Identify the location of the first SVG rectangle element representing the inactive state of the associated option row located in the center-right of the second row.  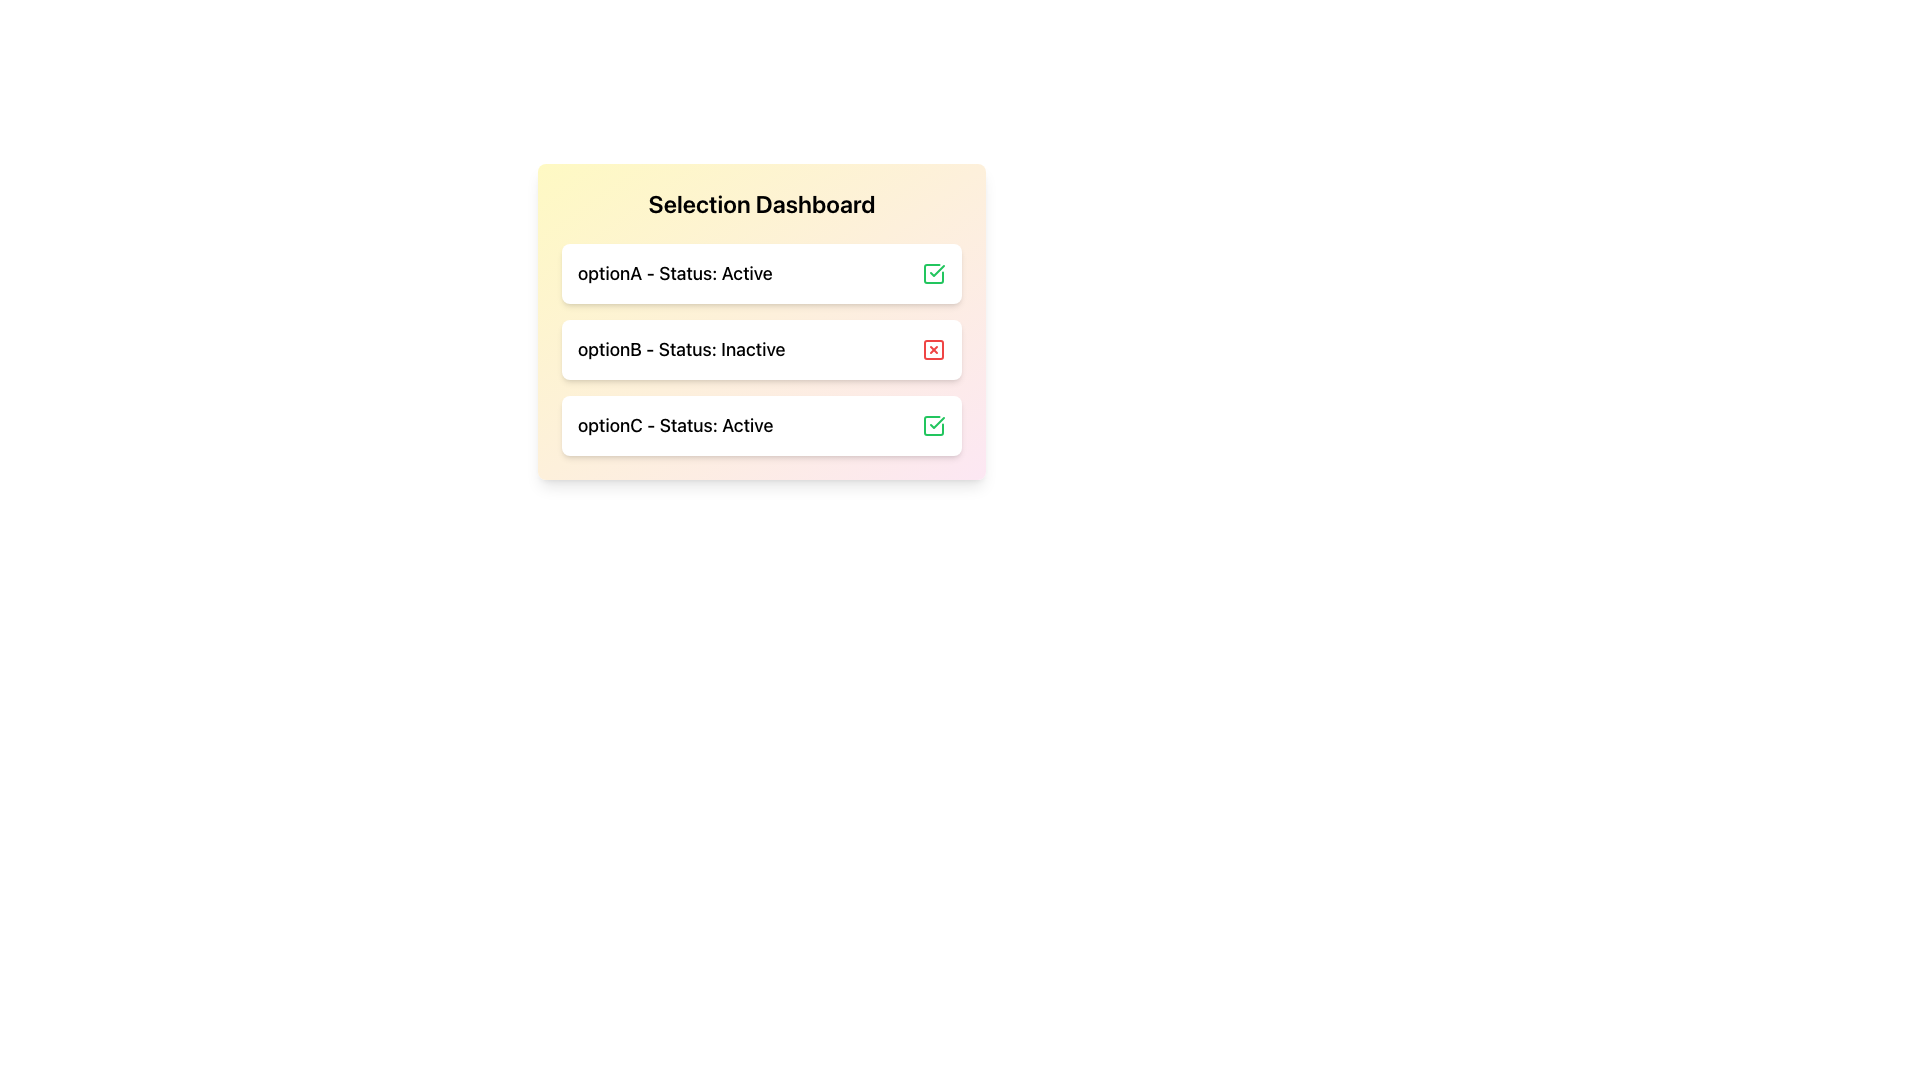
(933, 349).